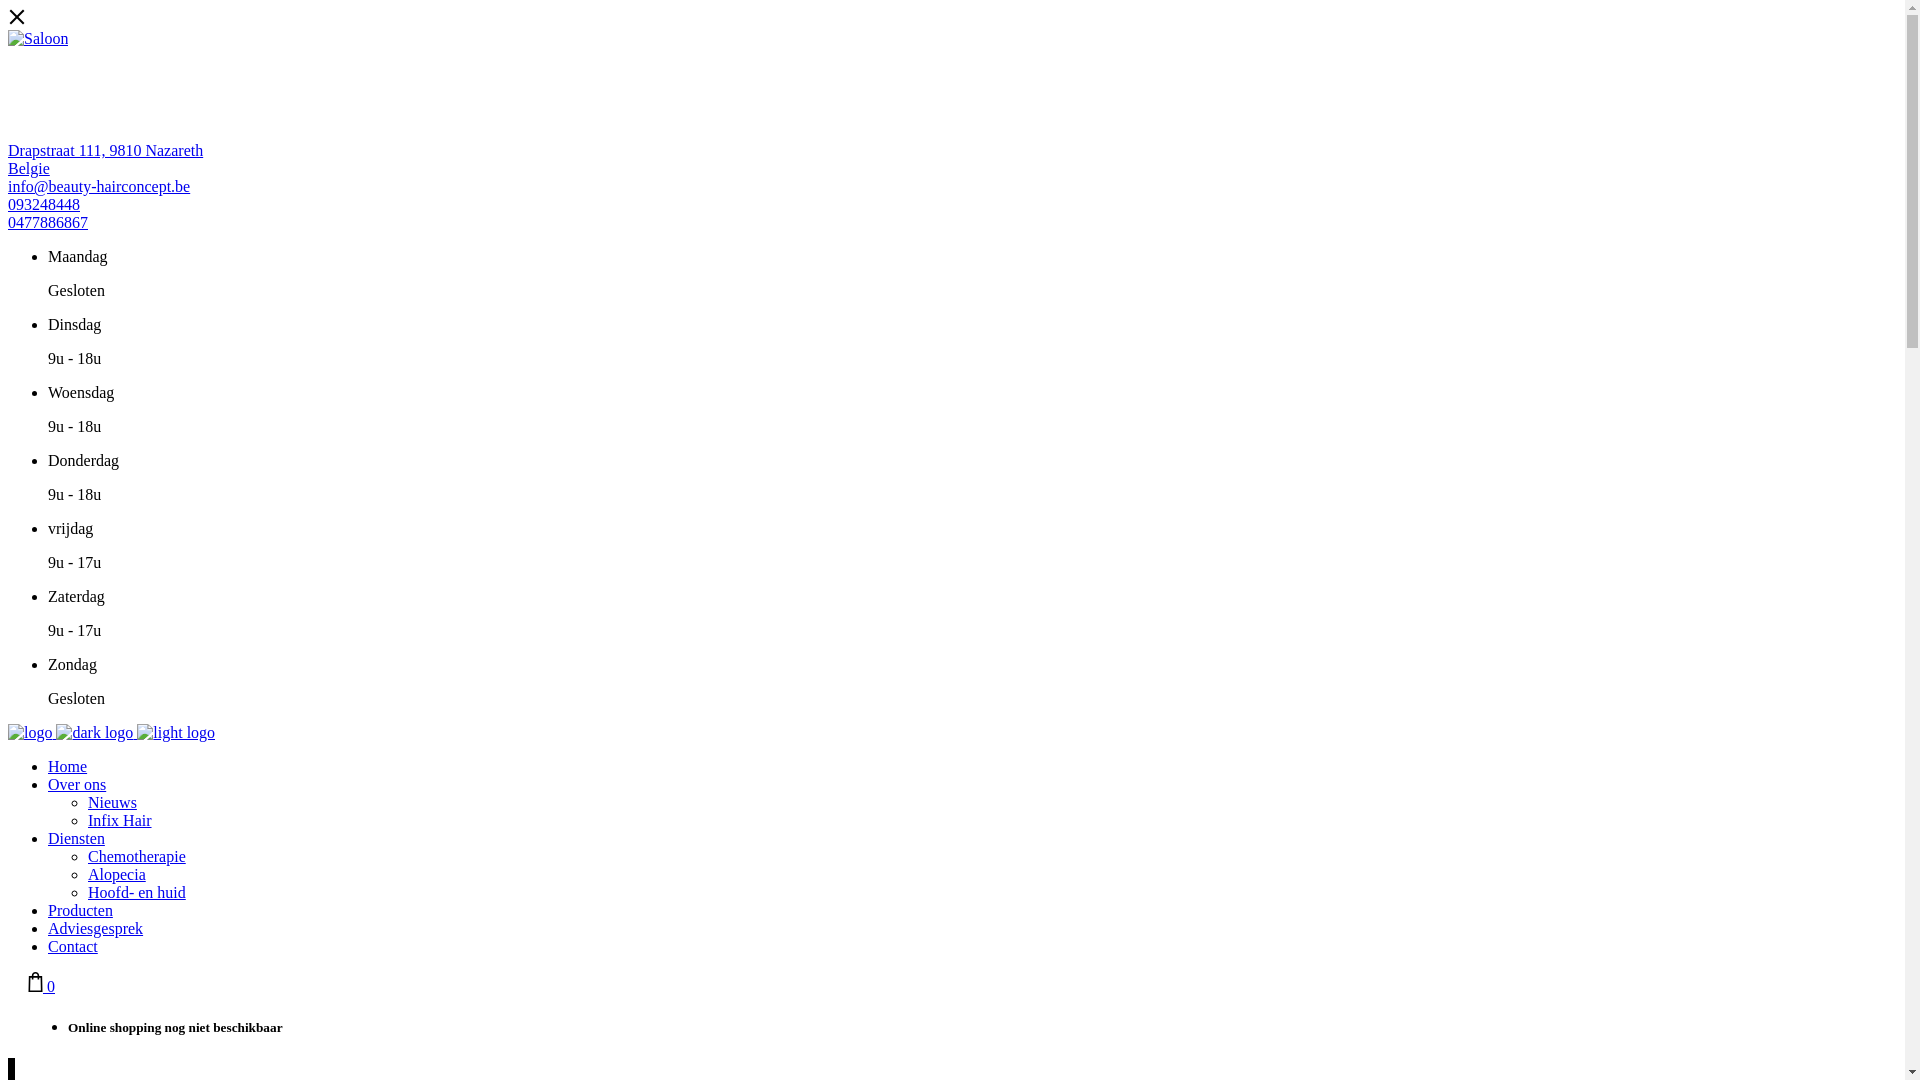 The image size is (1920, 1080). Describe the element at coordinates (115, 873) in the screenshot. I see `'Alopecia'` at that location.